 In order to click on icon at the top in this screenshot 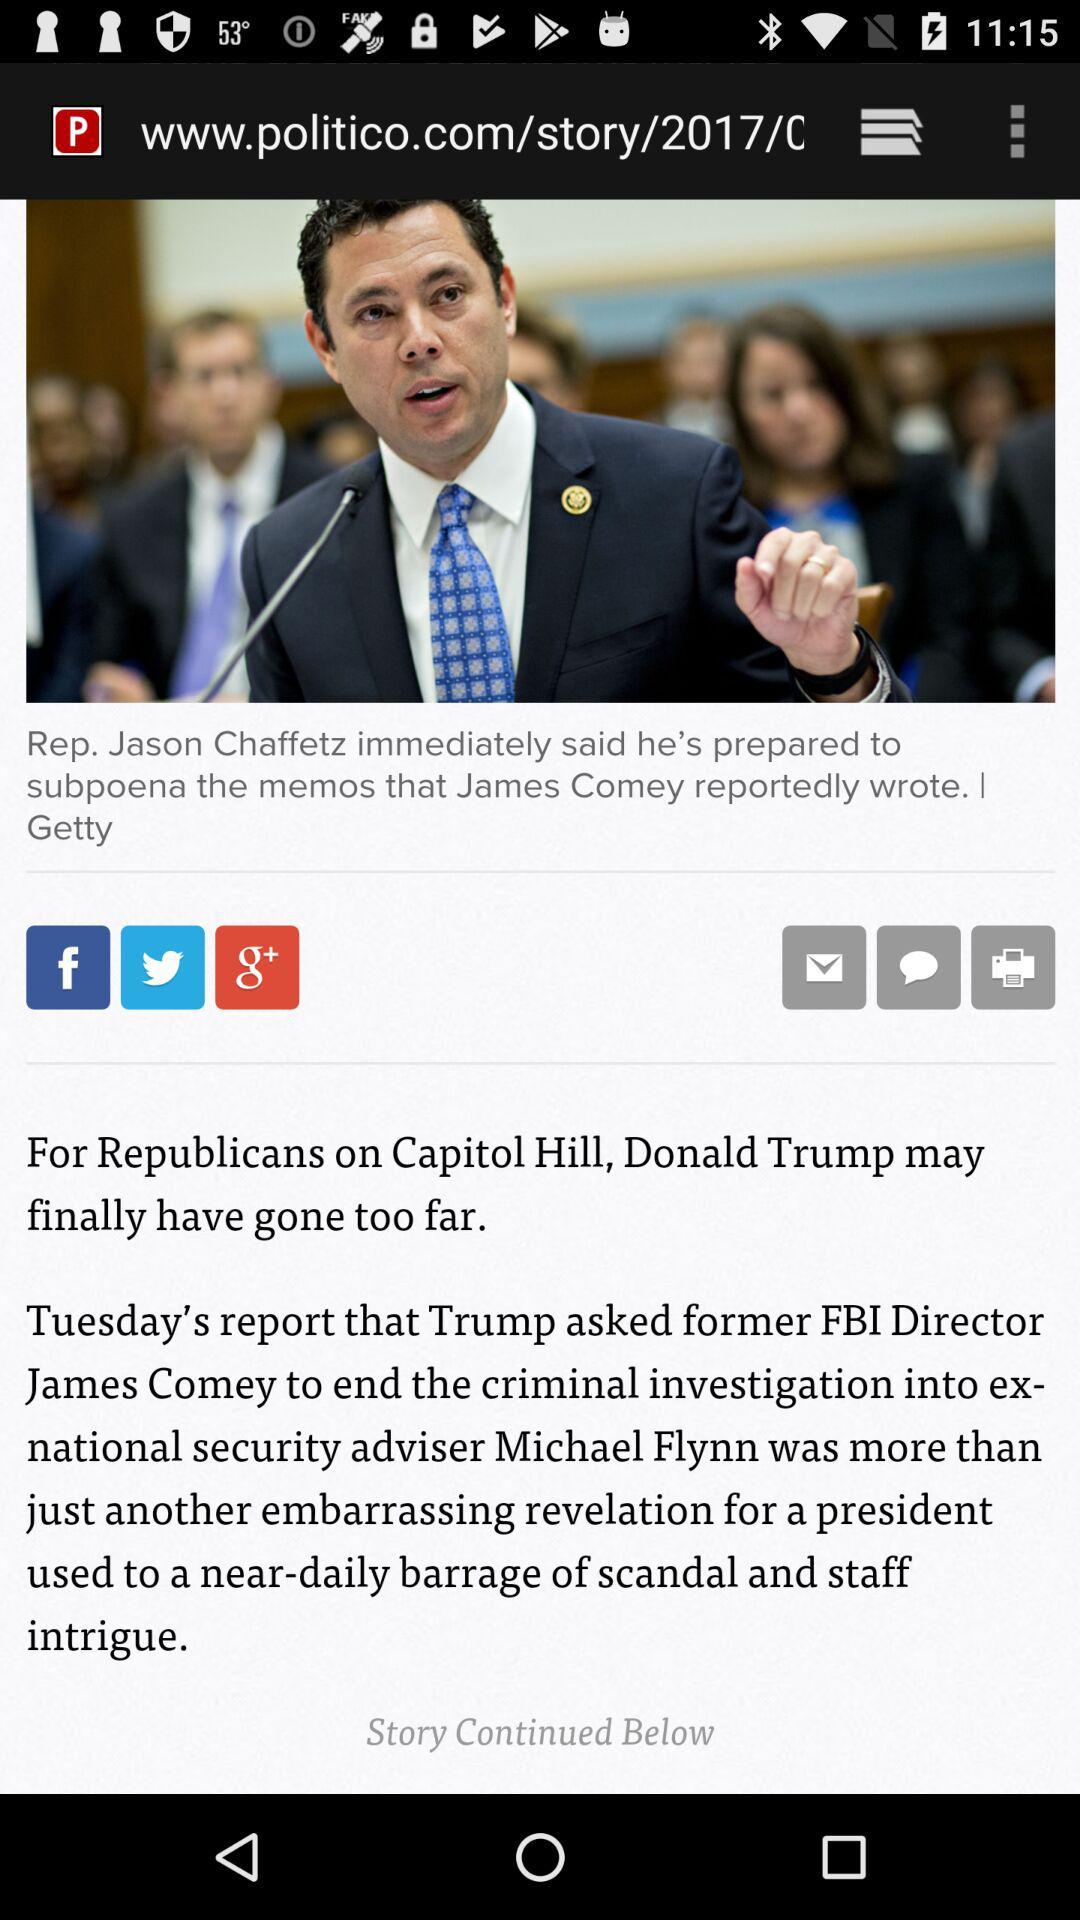, I will do `click(472, 130)`.